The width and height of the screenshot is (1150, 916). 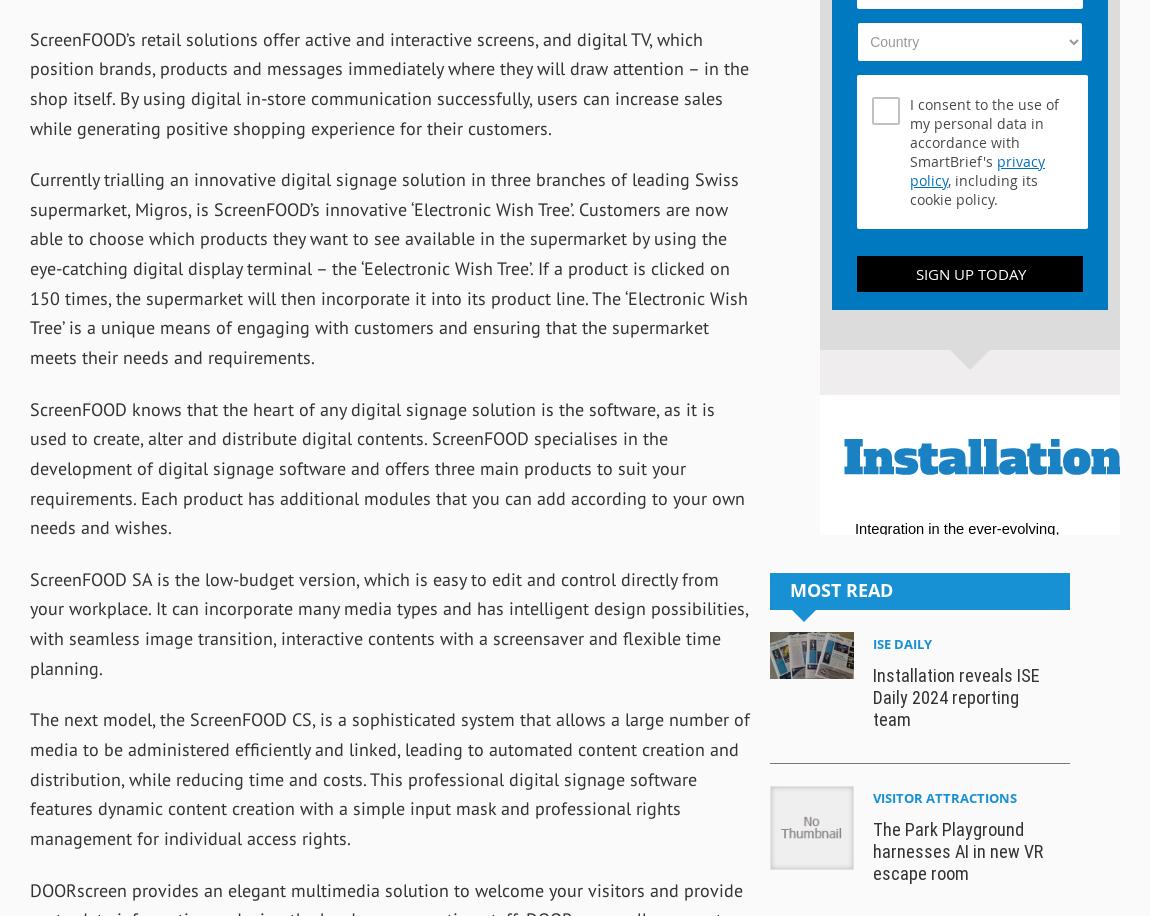 I want to click on 'ISE Daily', so click(x=902, y=642).